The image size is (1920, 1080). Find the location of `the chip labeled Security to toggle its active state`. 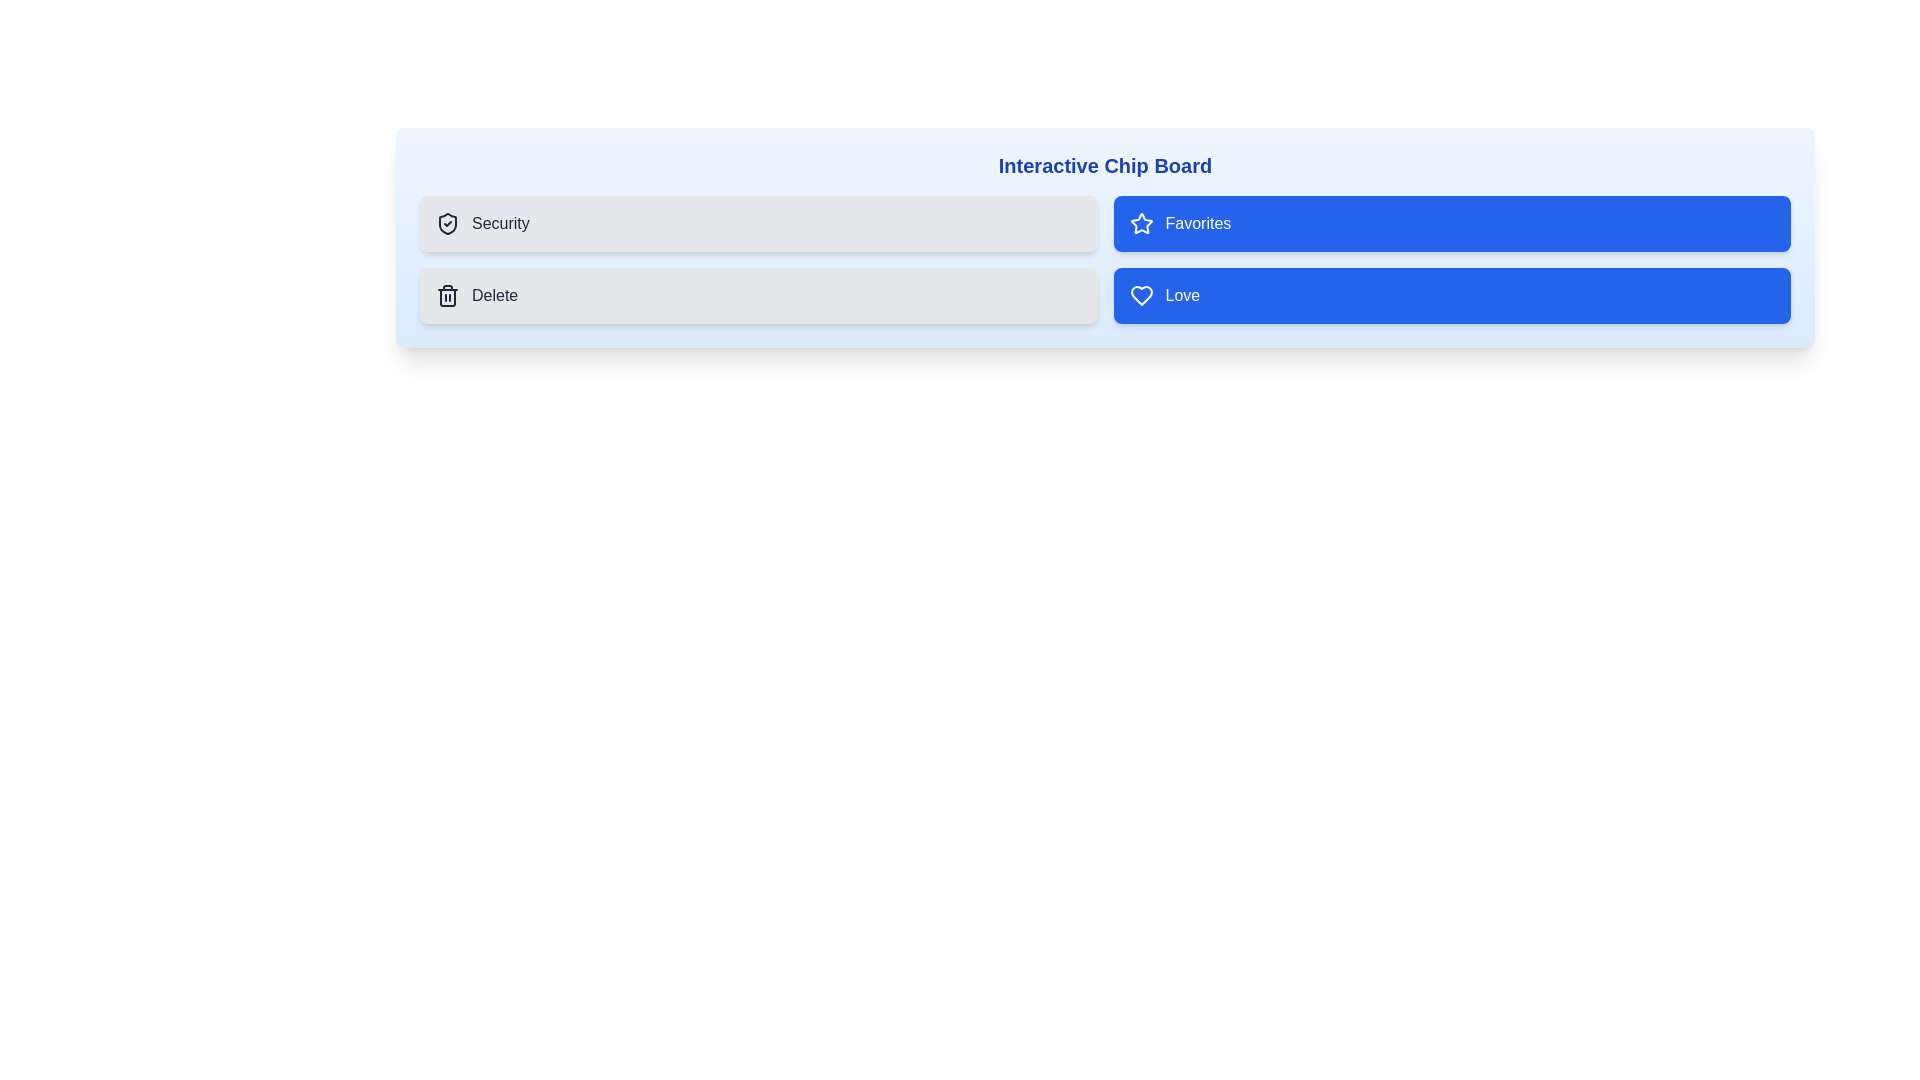

the chip labeled Security to toggle its active state is located at coordinates (757, 223).